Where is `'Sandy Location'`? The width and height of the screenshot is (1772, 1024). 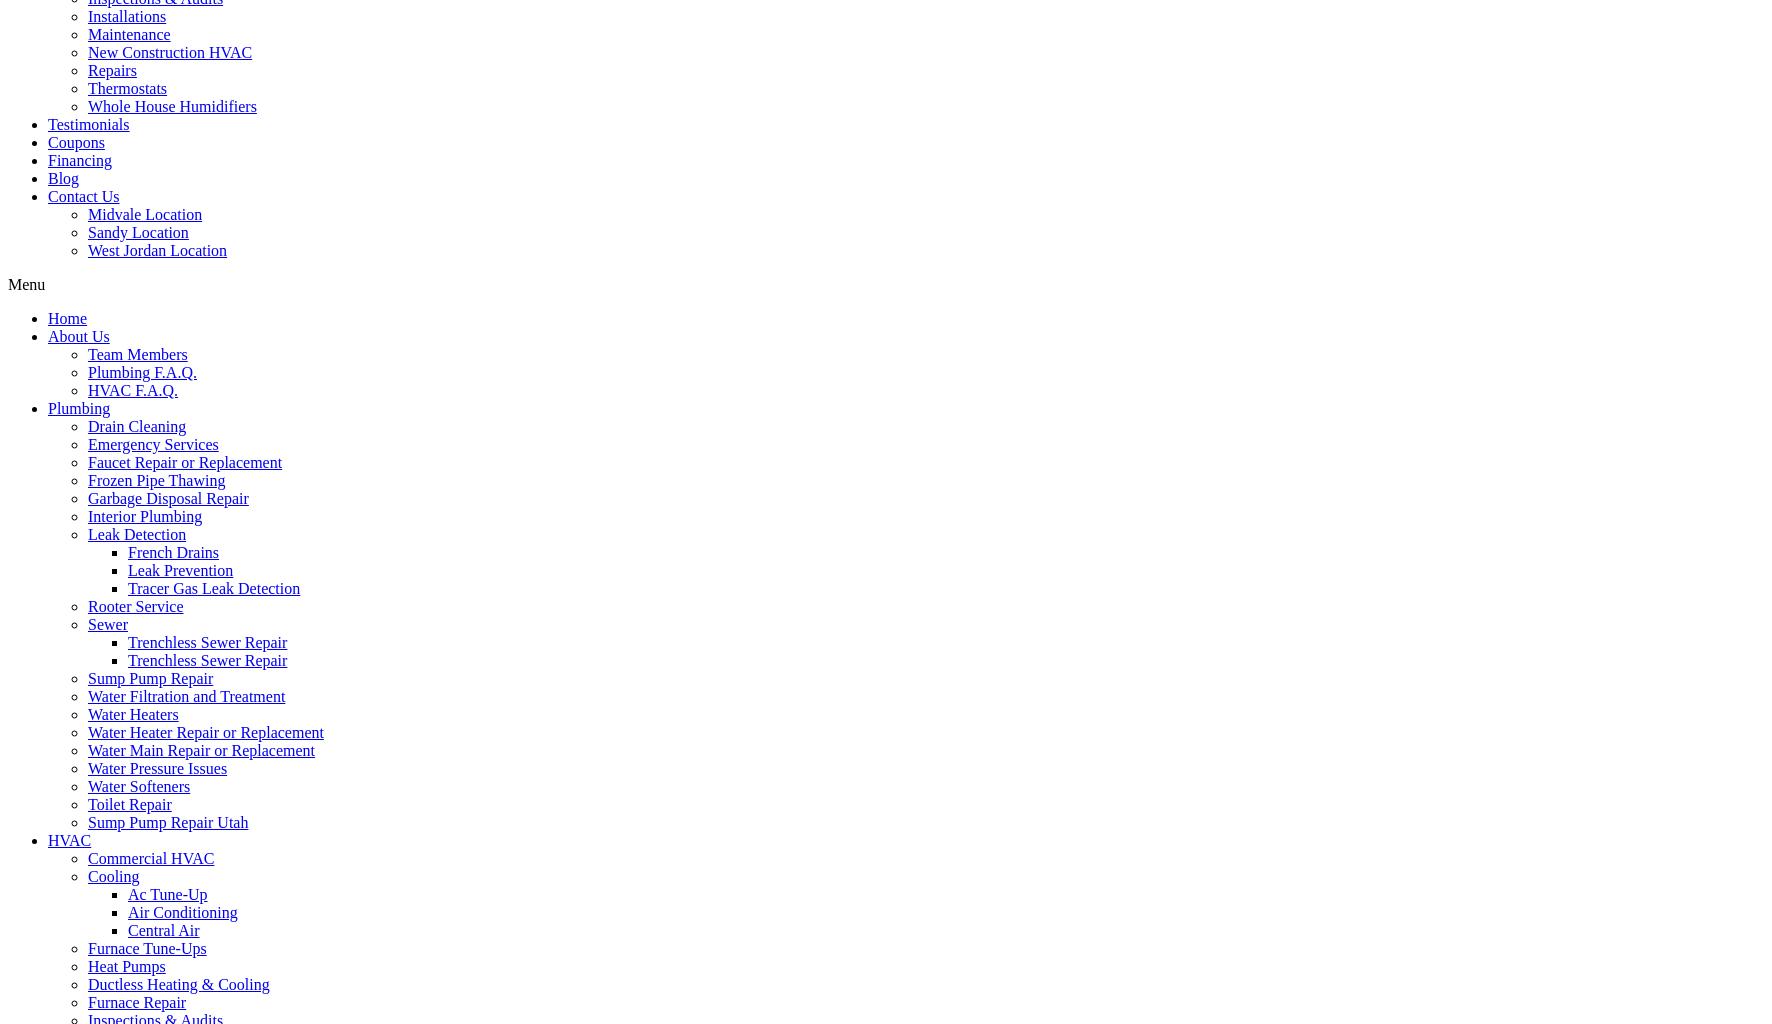
'Sandy Location' is located at coordinates (87, 230).